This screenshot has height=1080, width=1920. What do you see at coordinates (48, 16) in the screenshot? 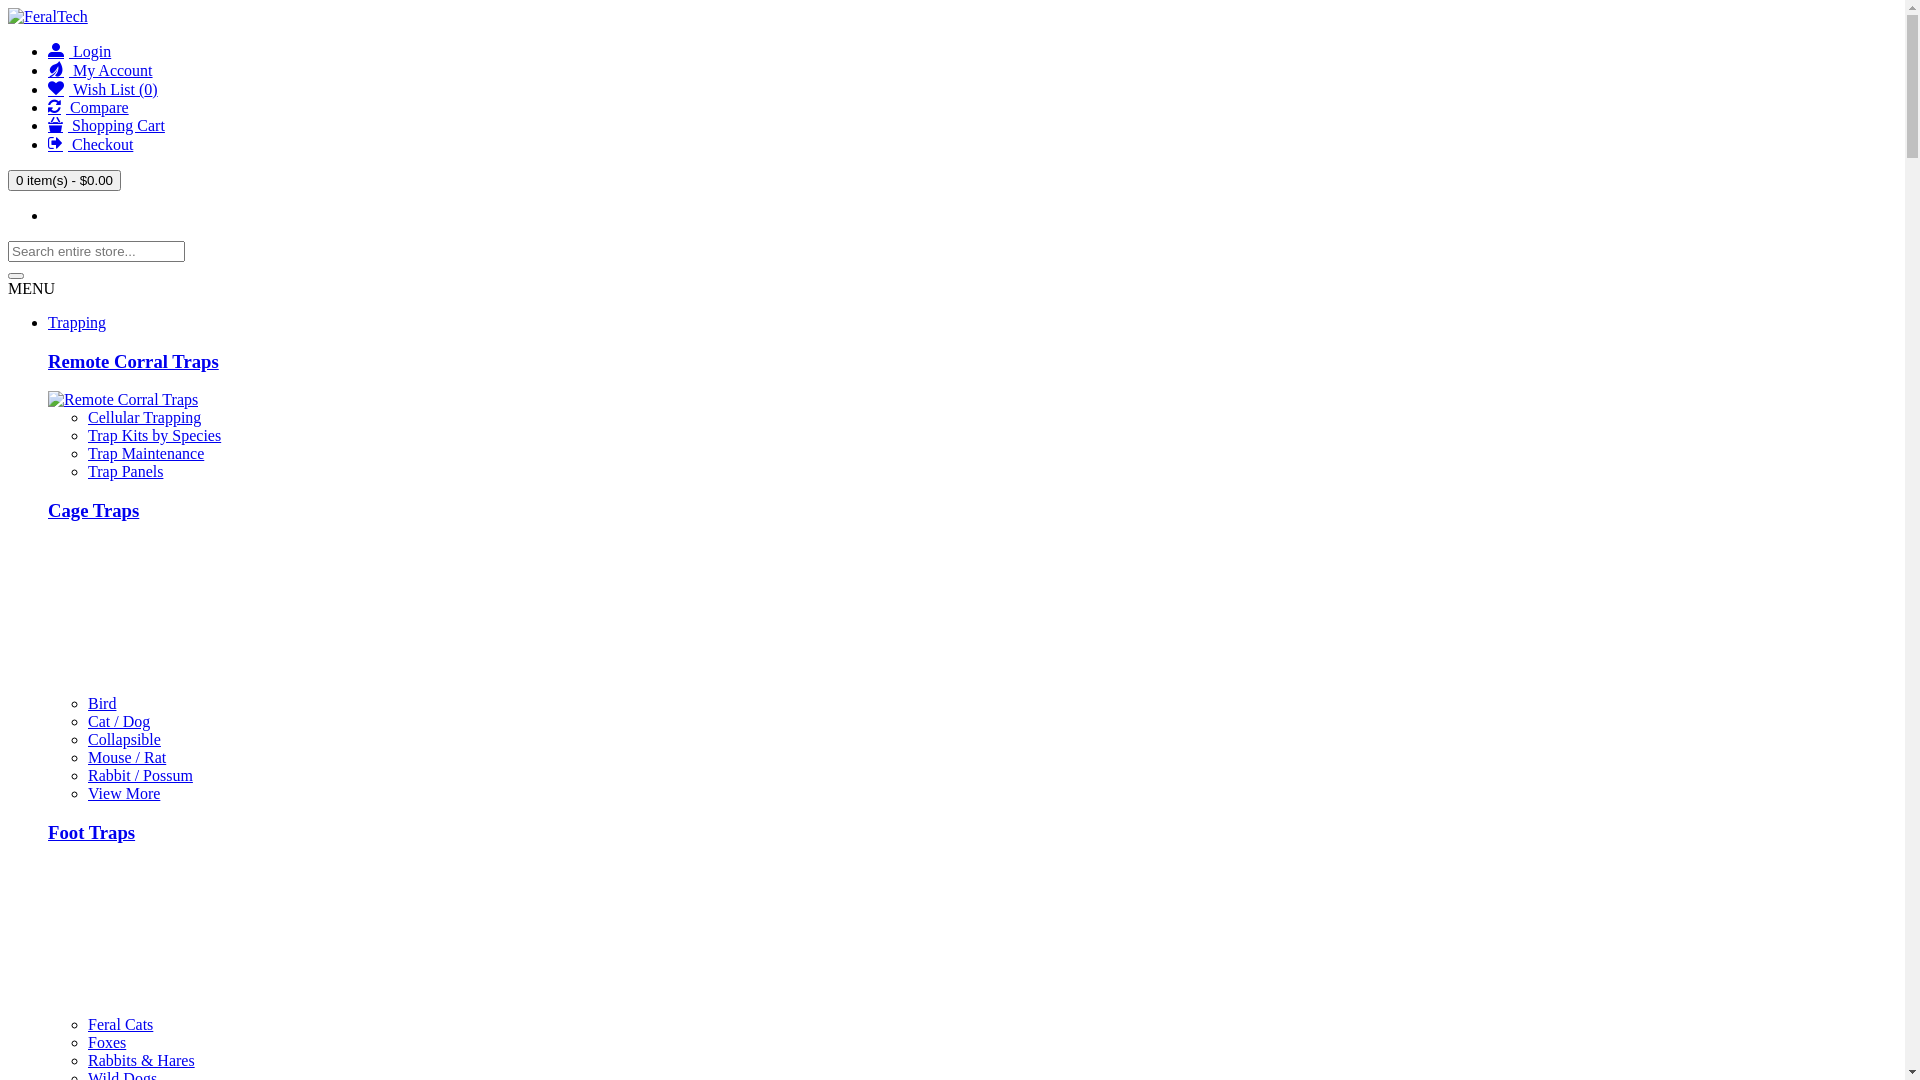
I see `'FeralTech'` at bounding box center [48, 16].